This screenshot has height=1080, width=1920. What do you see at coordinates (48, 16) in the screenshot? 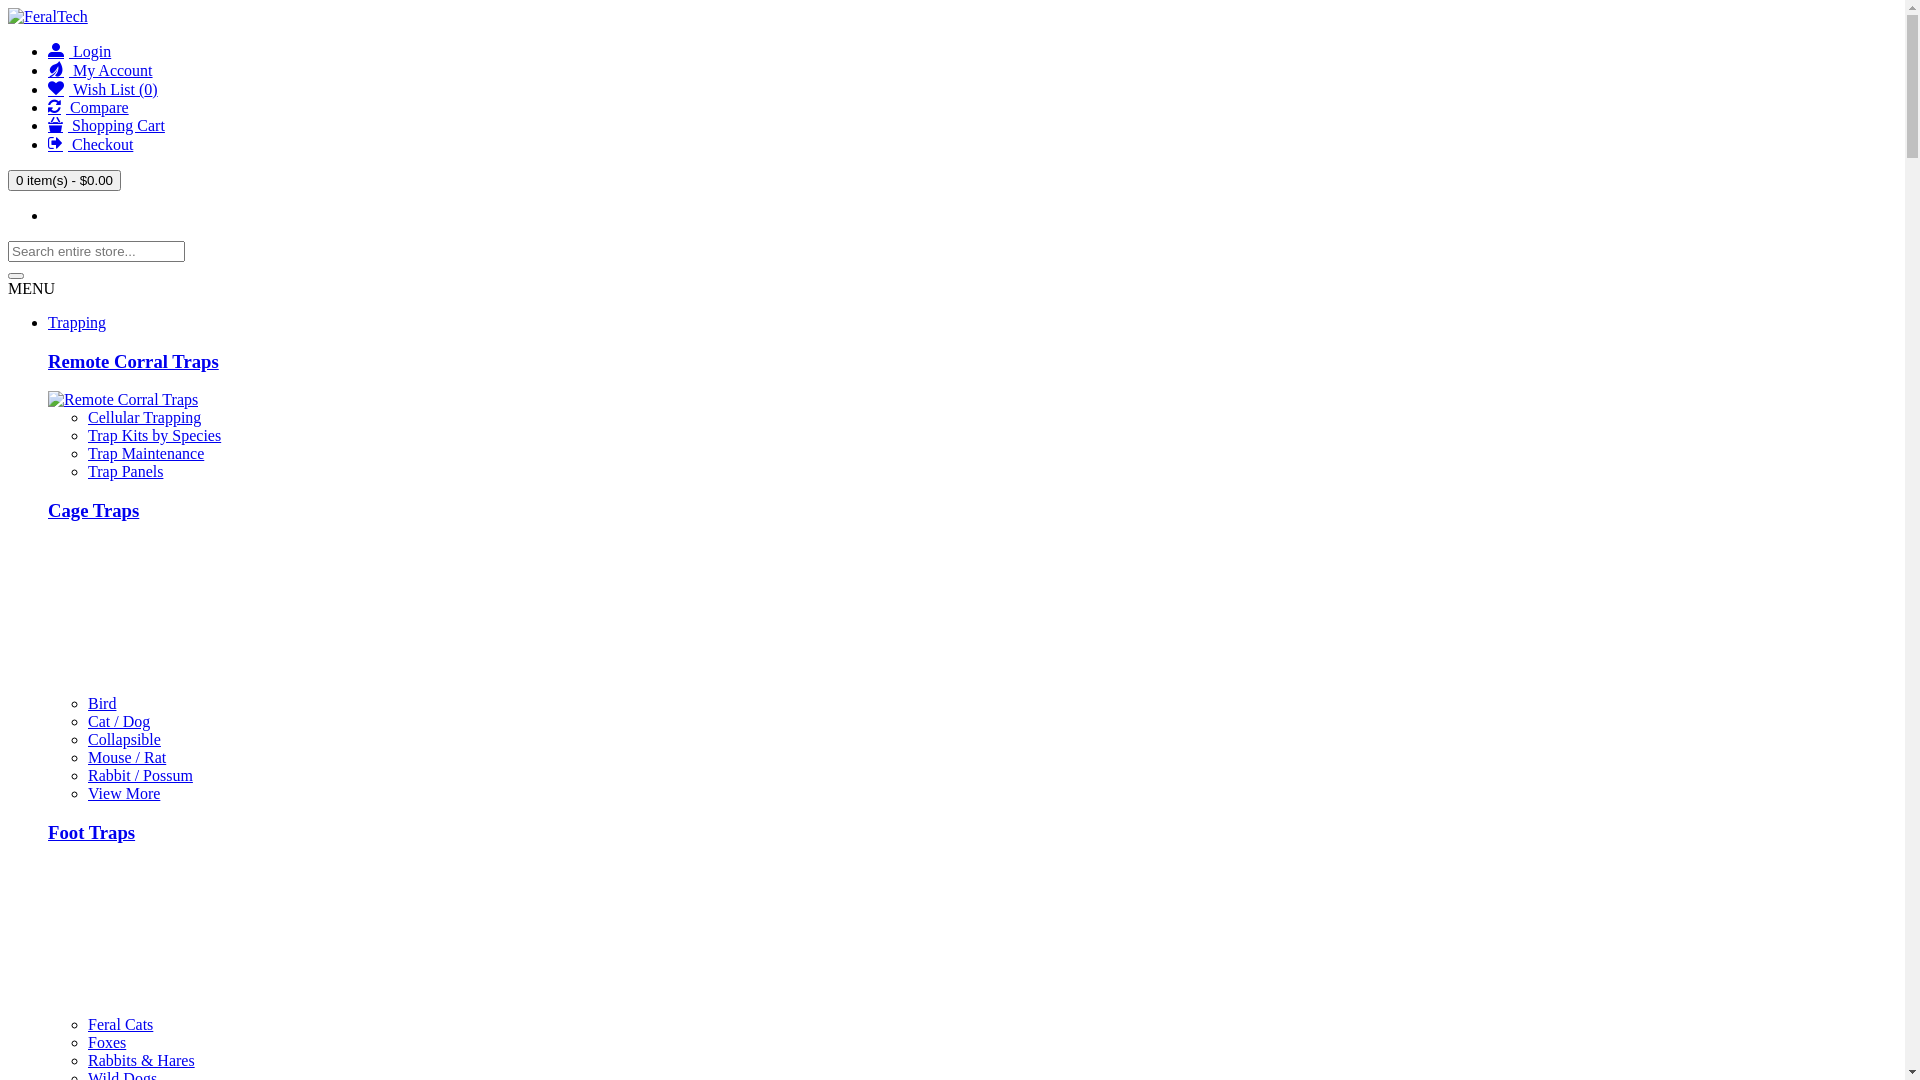
I see `'FeralTech'` at bounding box center [48, 16].